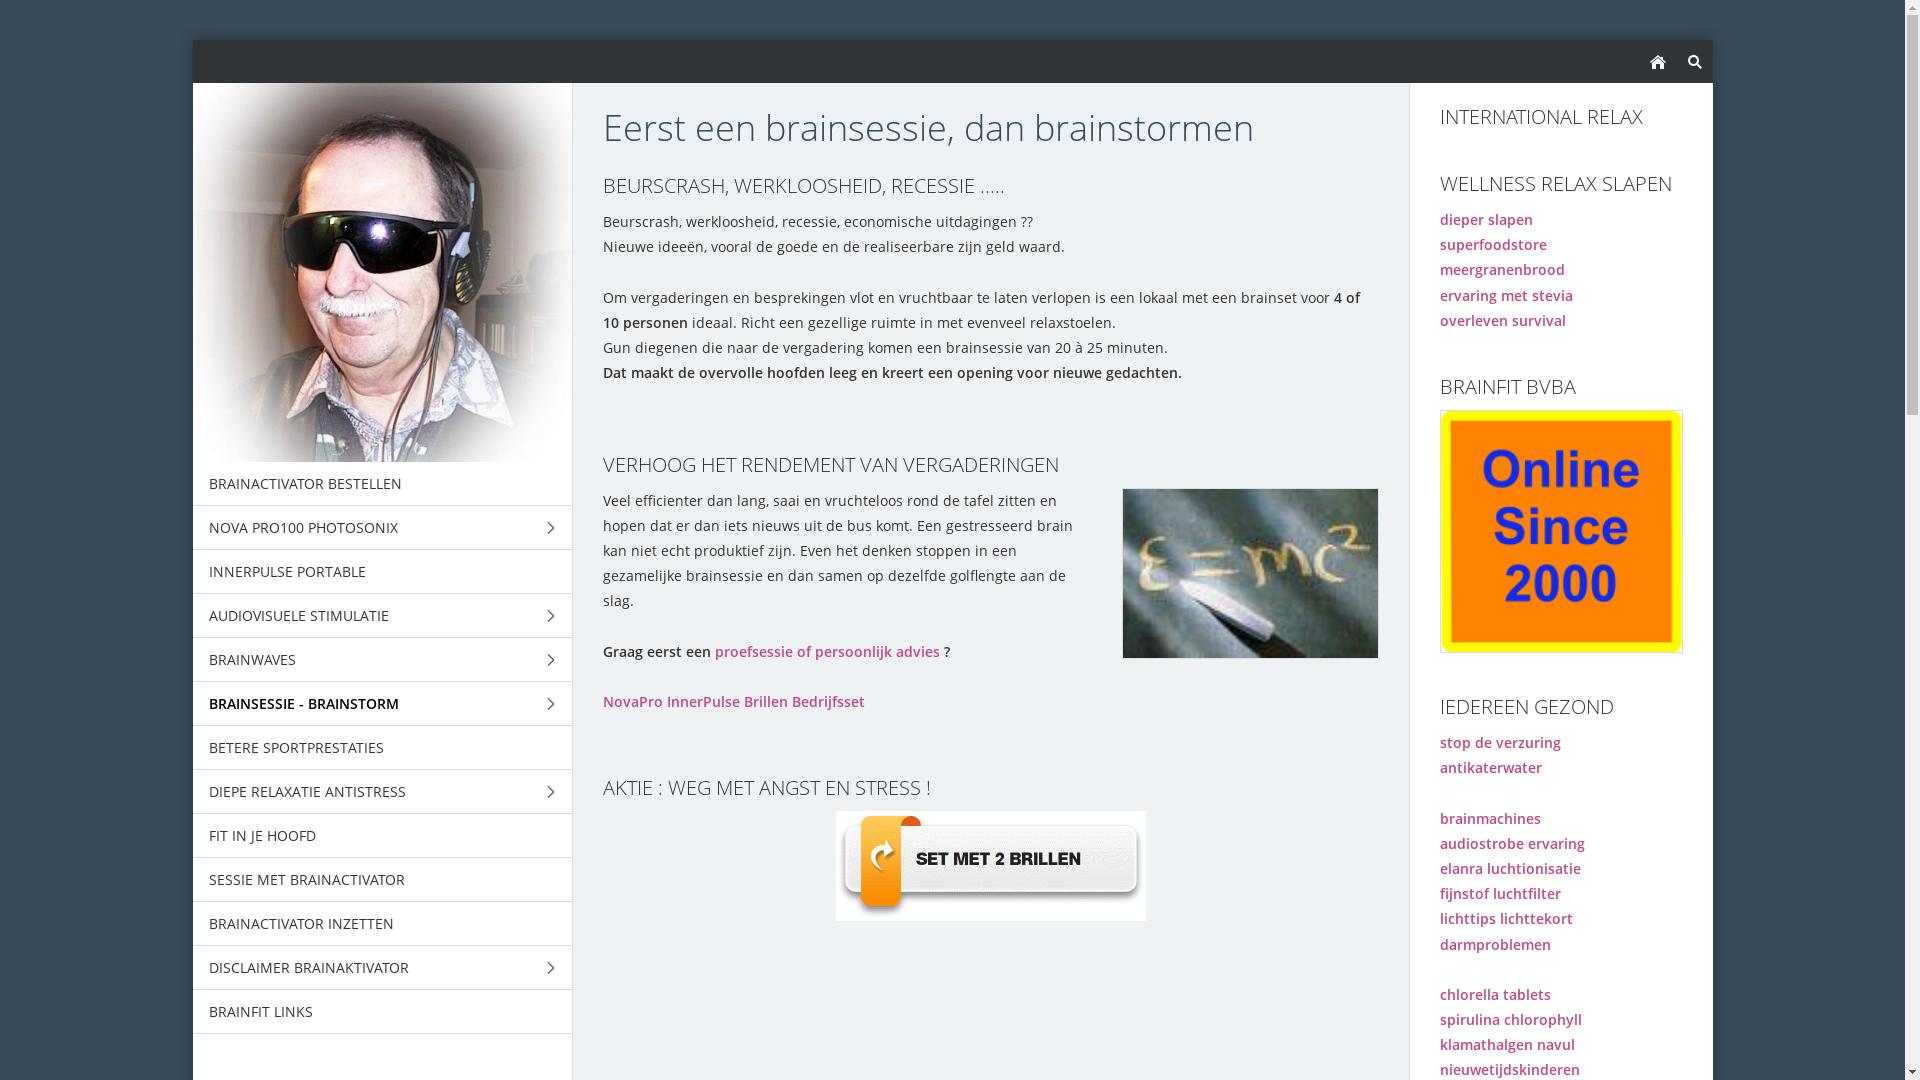  I want to click on 'DIEPE RELAXATIE ANTISTRESS', so click(381, 790).